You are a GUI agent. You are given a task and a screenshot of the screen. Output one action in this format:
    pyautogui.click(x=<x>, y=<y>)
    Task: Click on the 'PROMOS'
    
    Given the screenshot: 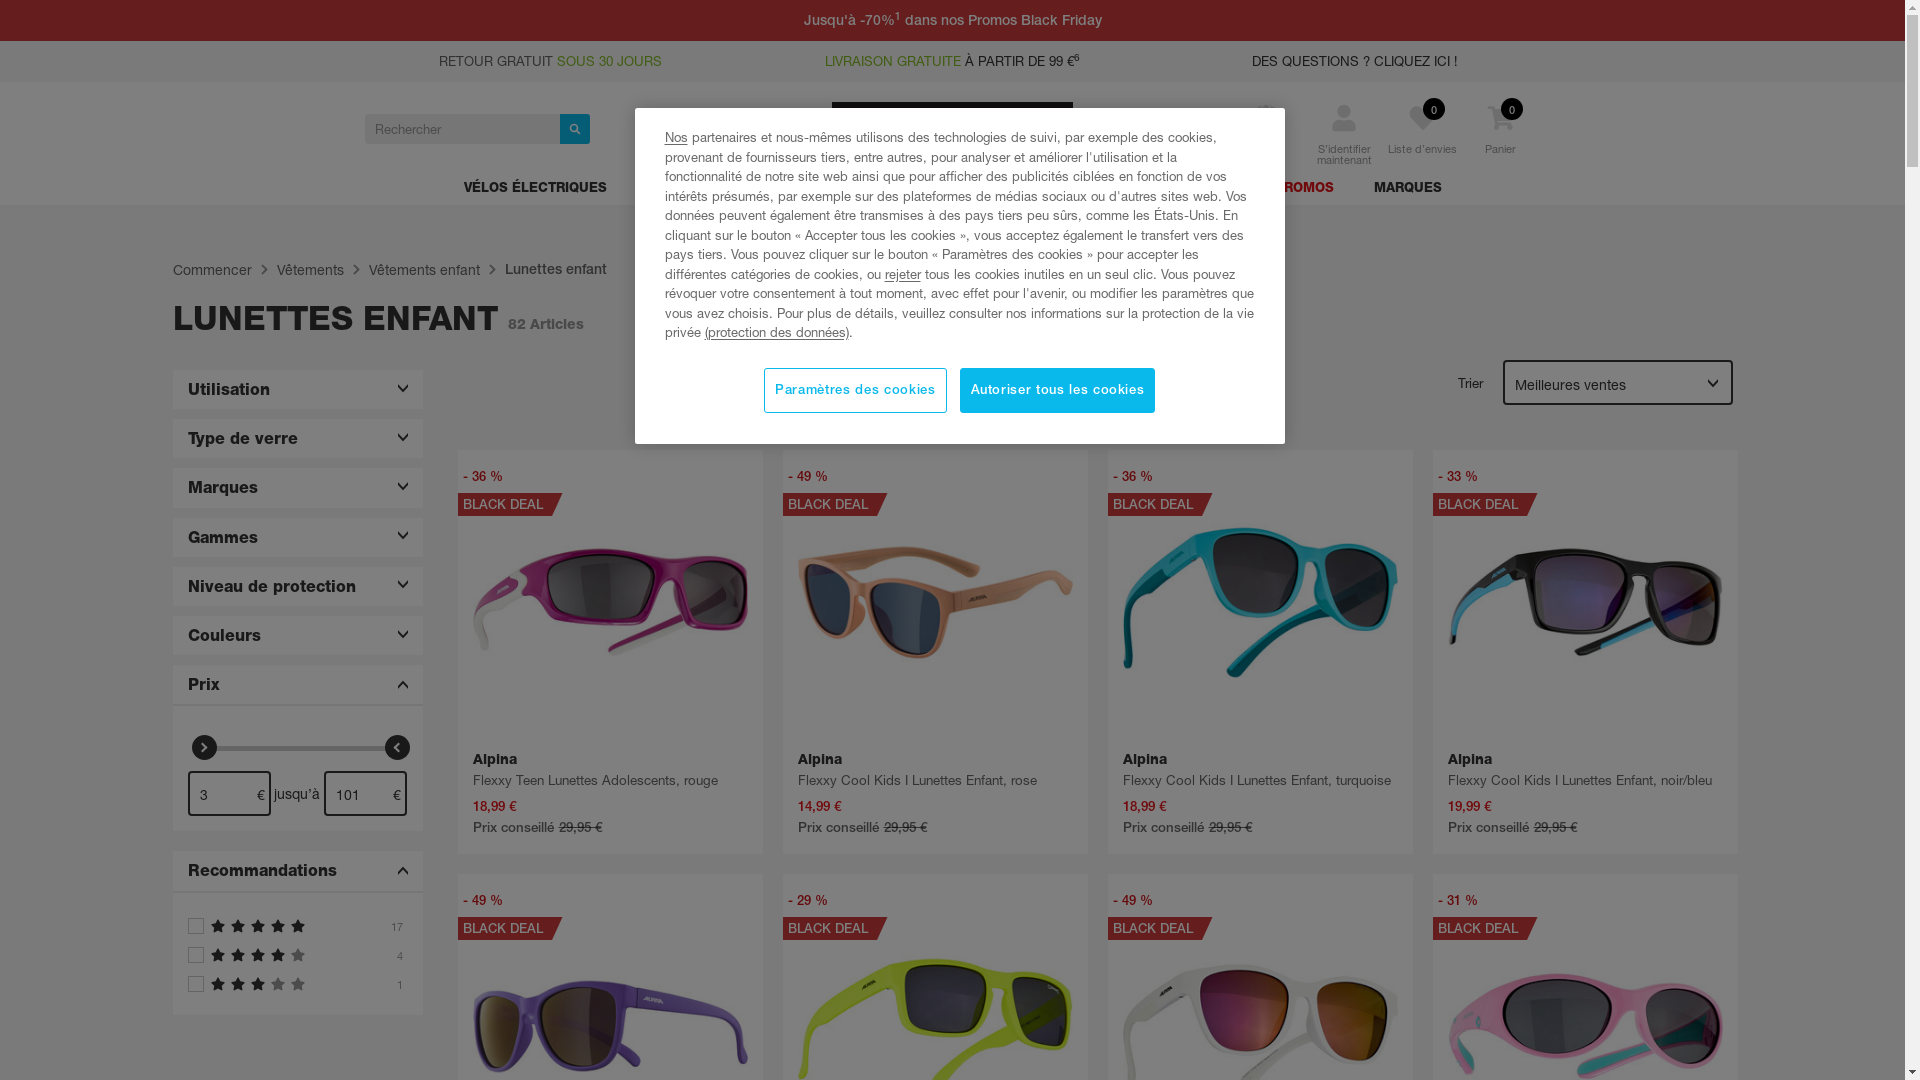 What is the action you would take?
    pyautogui.click(x=1303, y=191)
    